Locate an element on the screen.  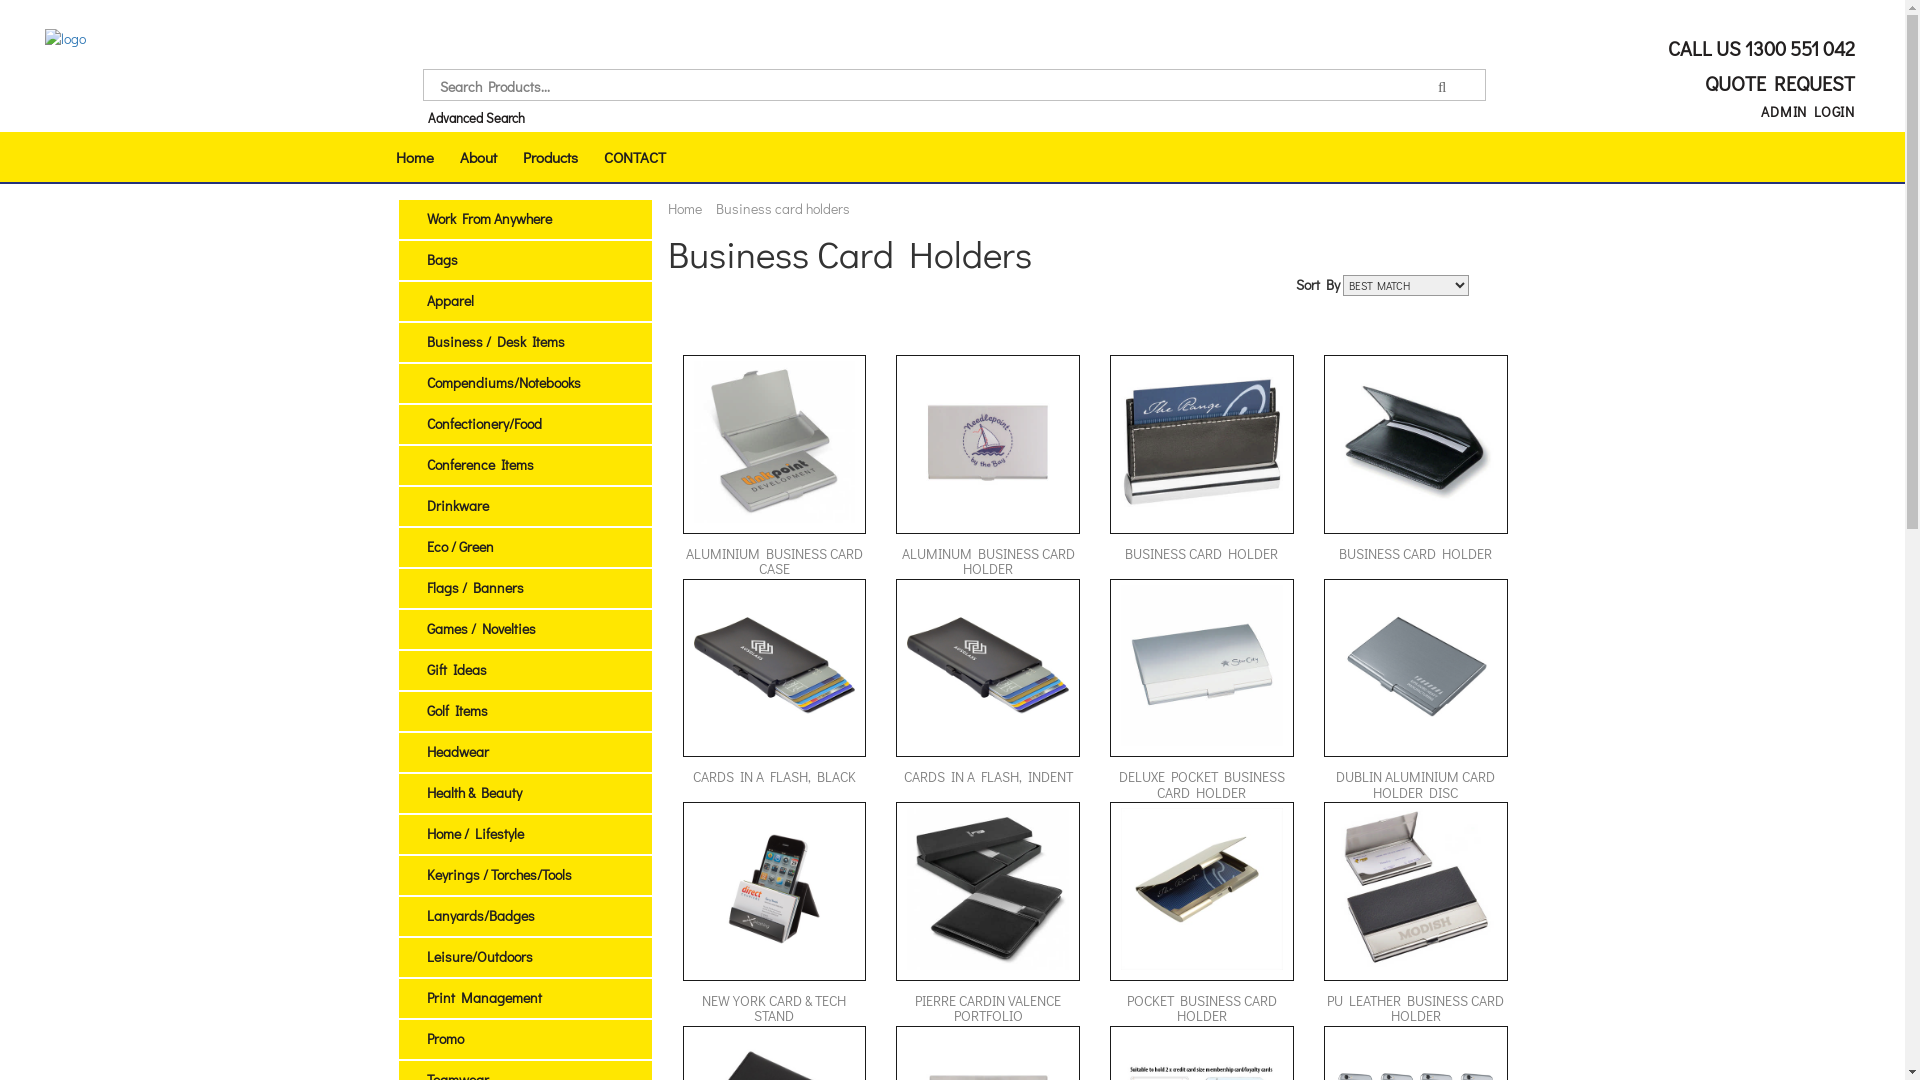
'CONTACT' is located at coordinates (632, 156).